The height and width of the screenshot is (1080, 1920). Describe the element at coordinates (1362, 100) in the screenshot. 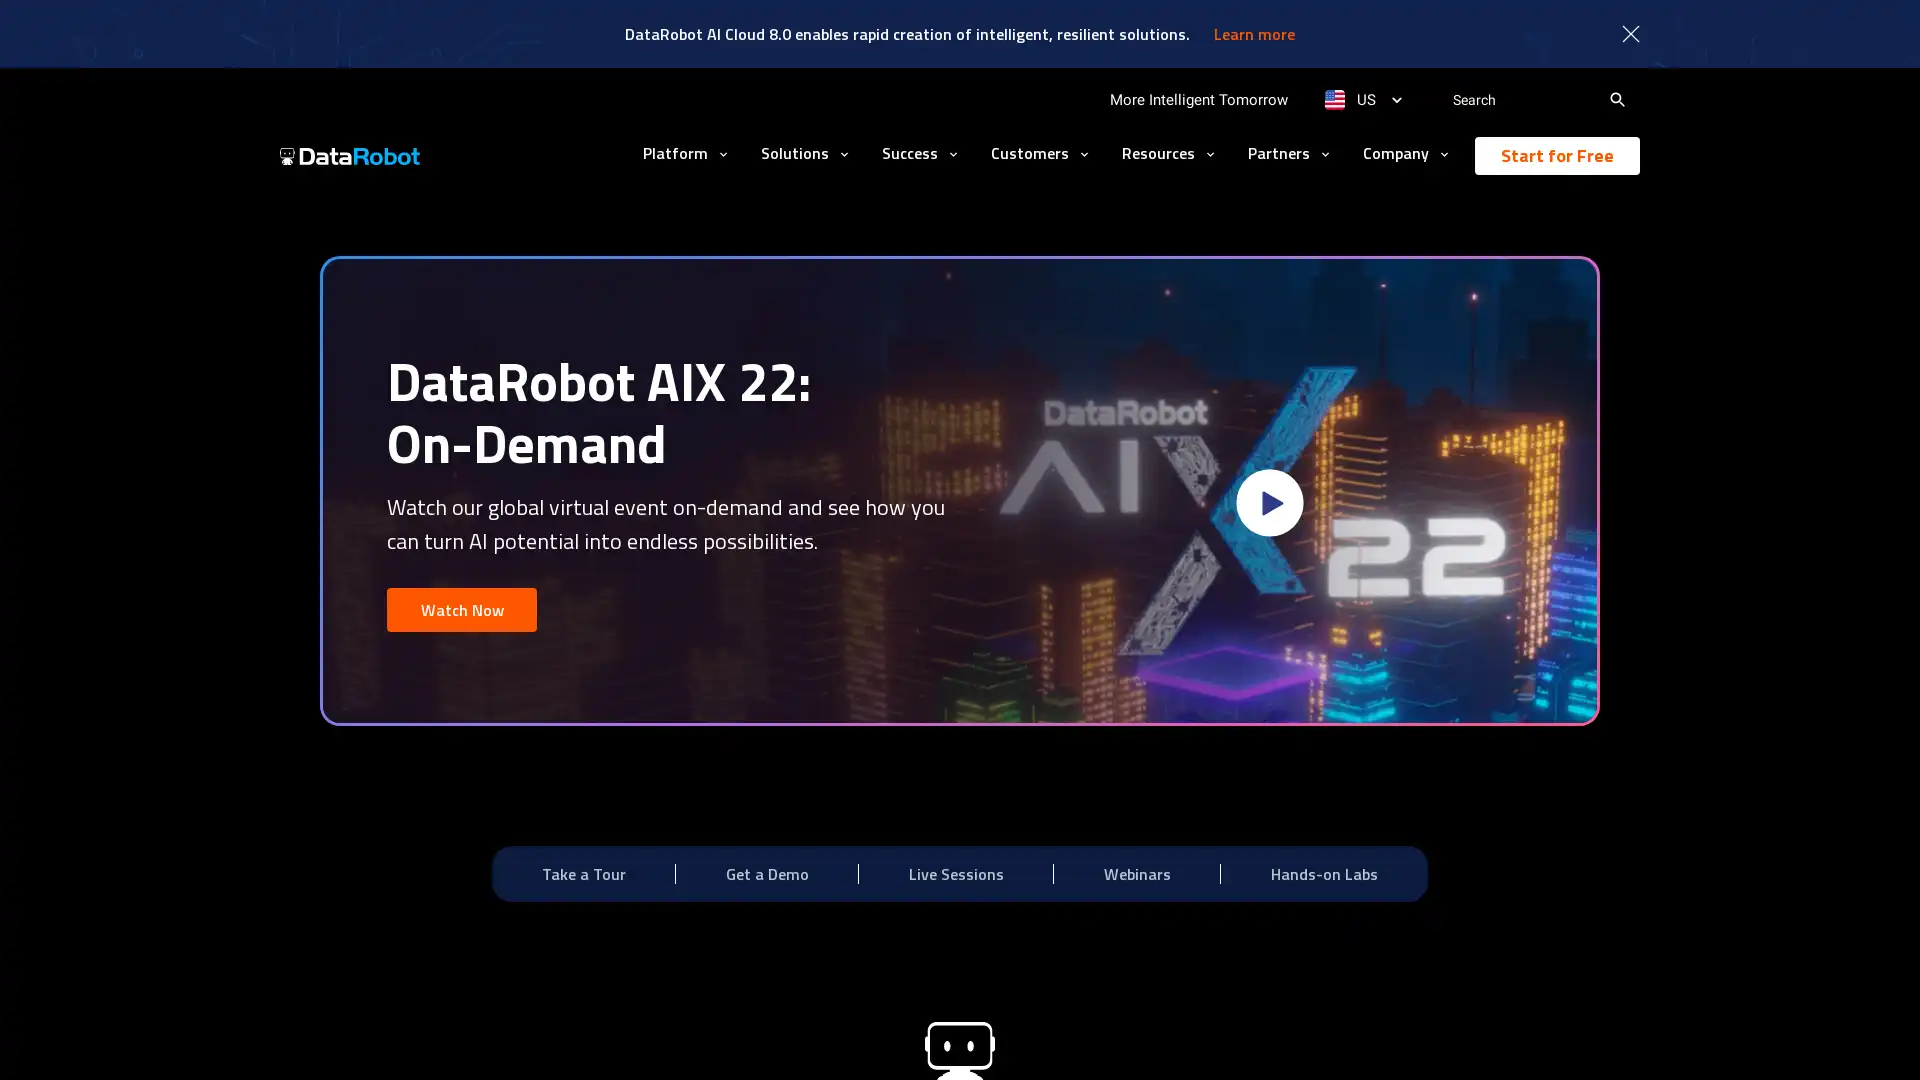

I see `US` at that location.